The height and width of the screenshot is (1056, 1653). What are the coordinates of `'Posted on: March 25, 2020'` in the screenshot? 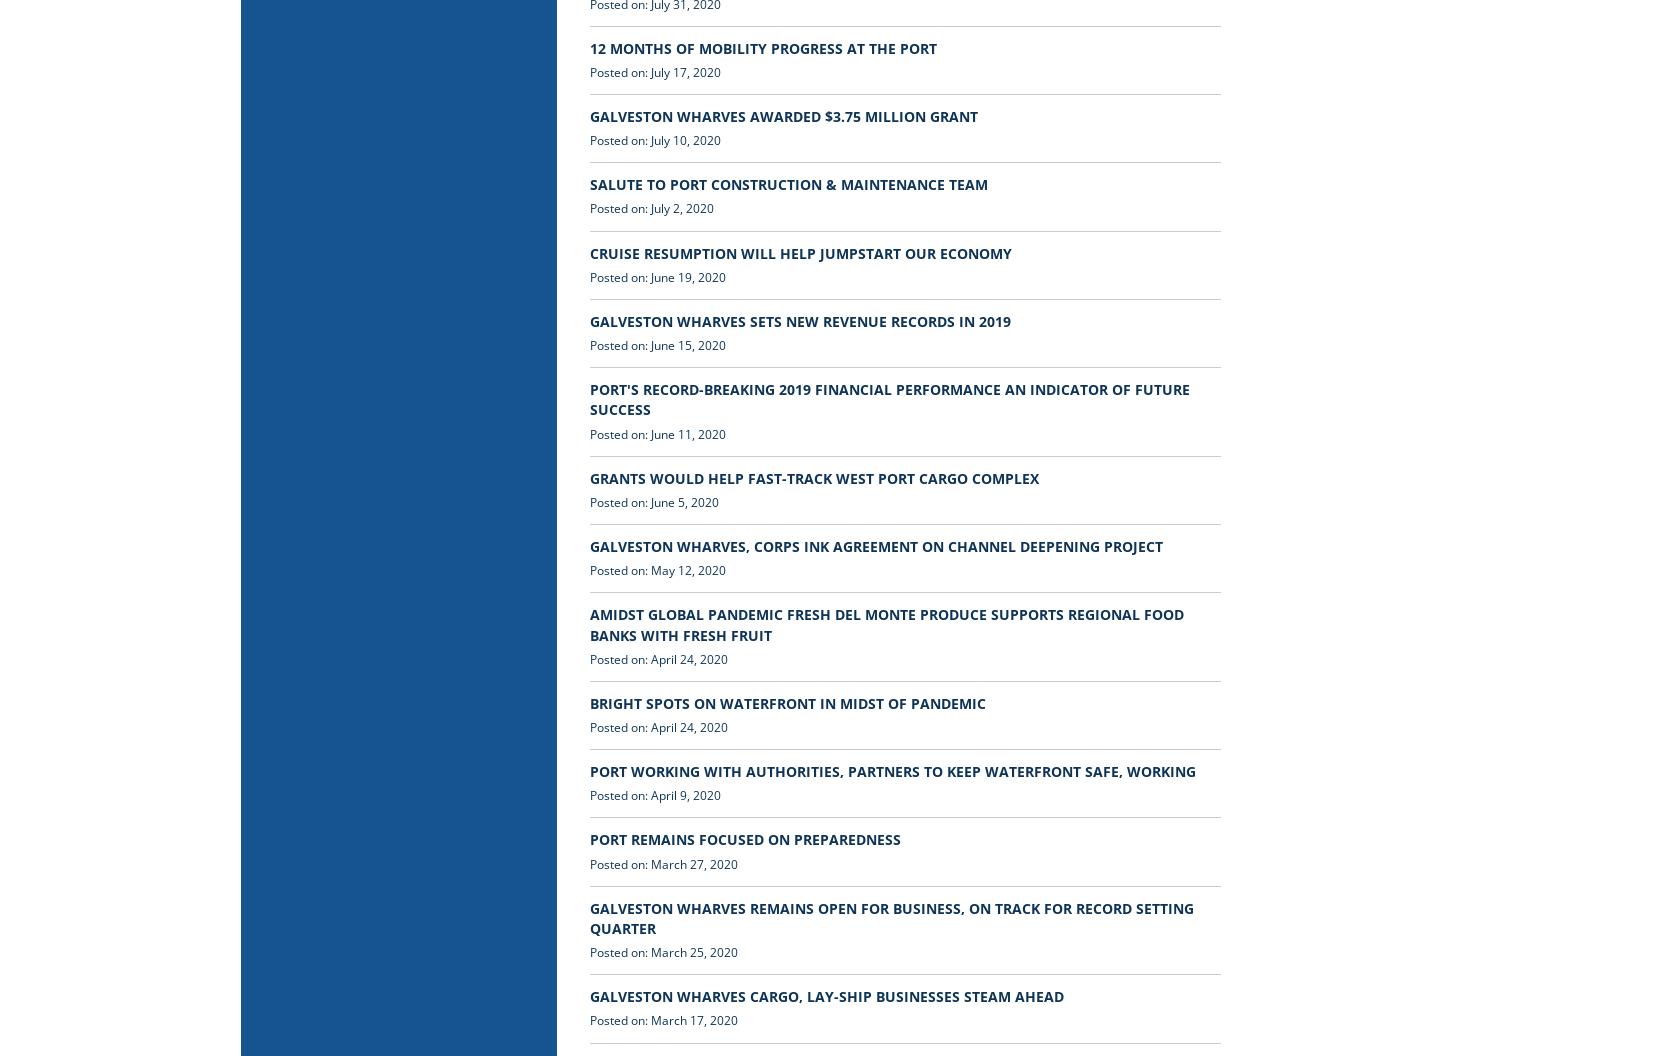 It's located at (663, 952).